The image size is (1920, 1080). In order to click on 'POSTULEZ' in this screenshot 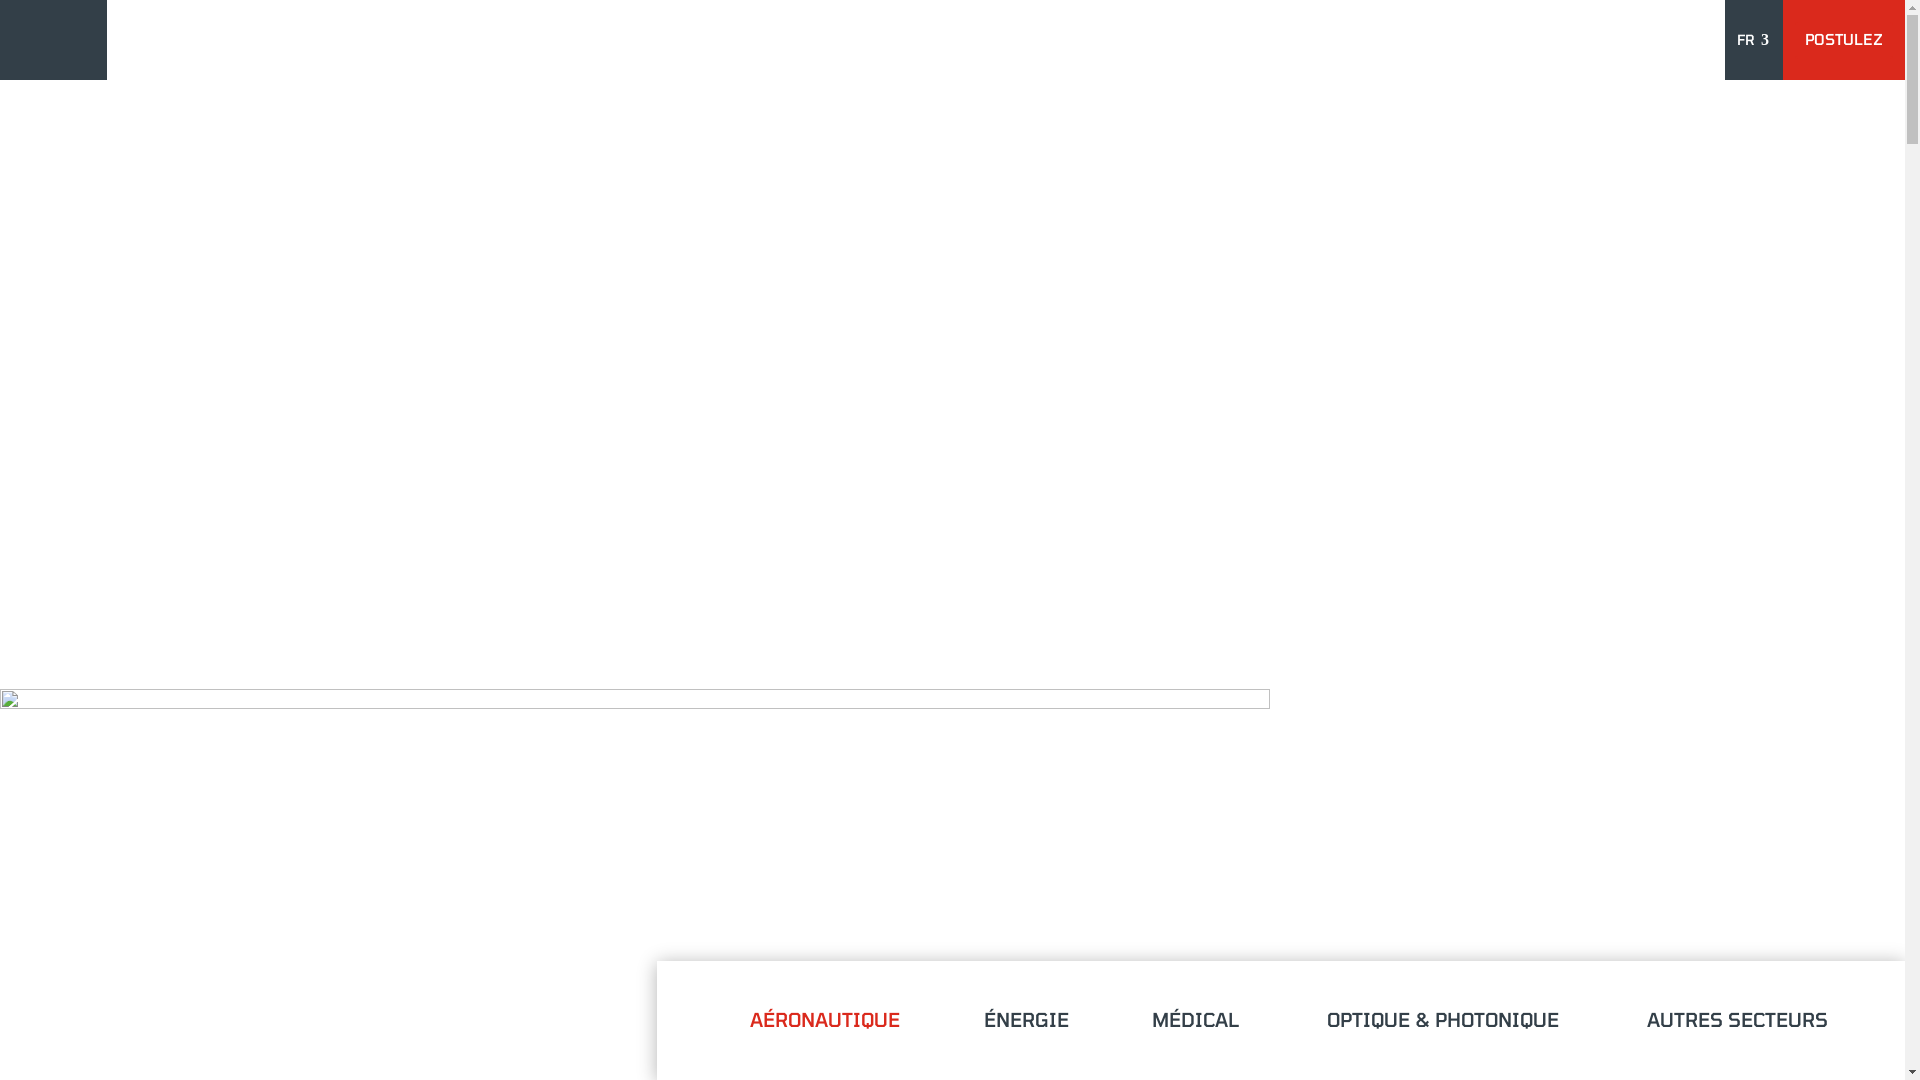, I will do `click(1795, 40)`.